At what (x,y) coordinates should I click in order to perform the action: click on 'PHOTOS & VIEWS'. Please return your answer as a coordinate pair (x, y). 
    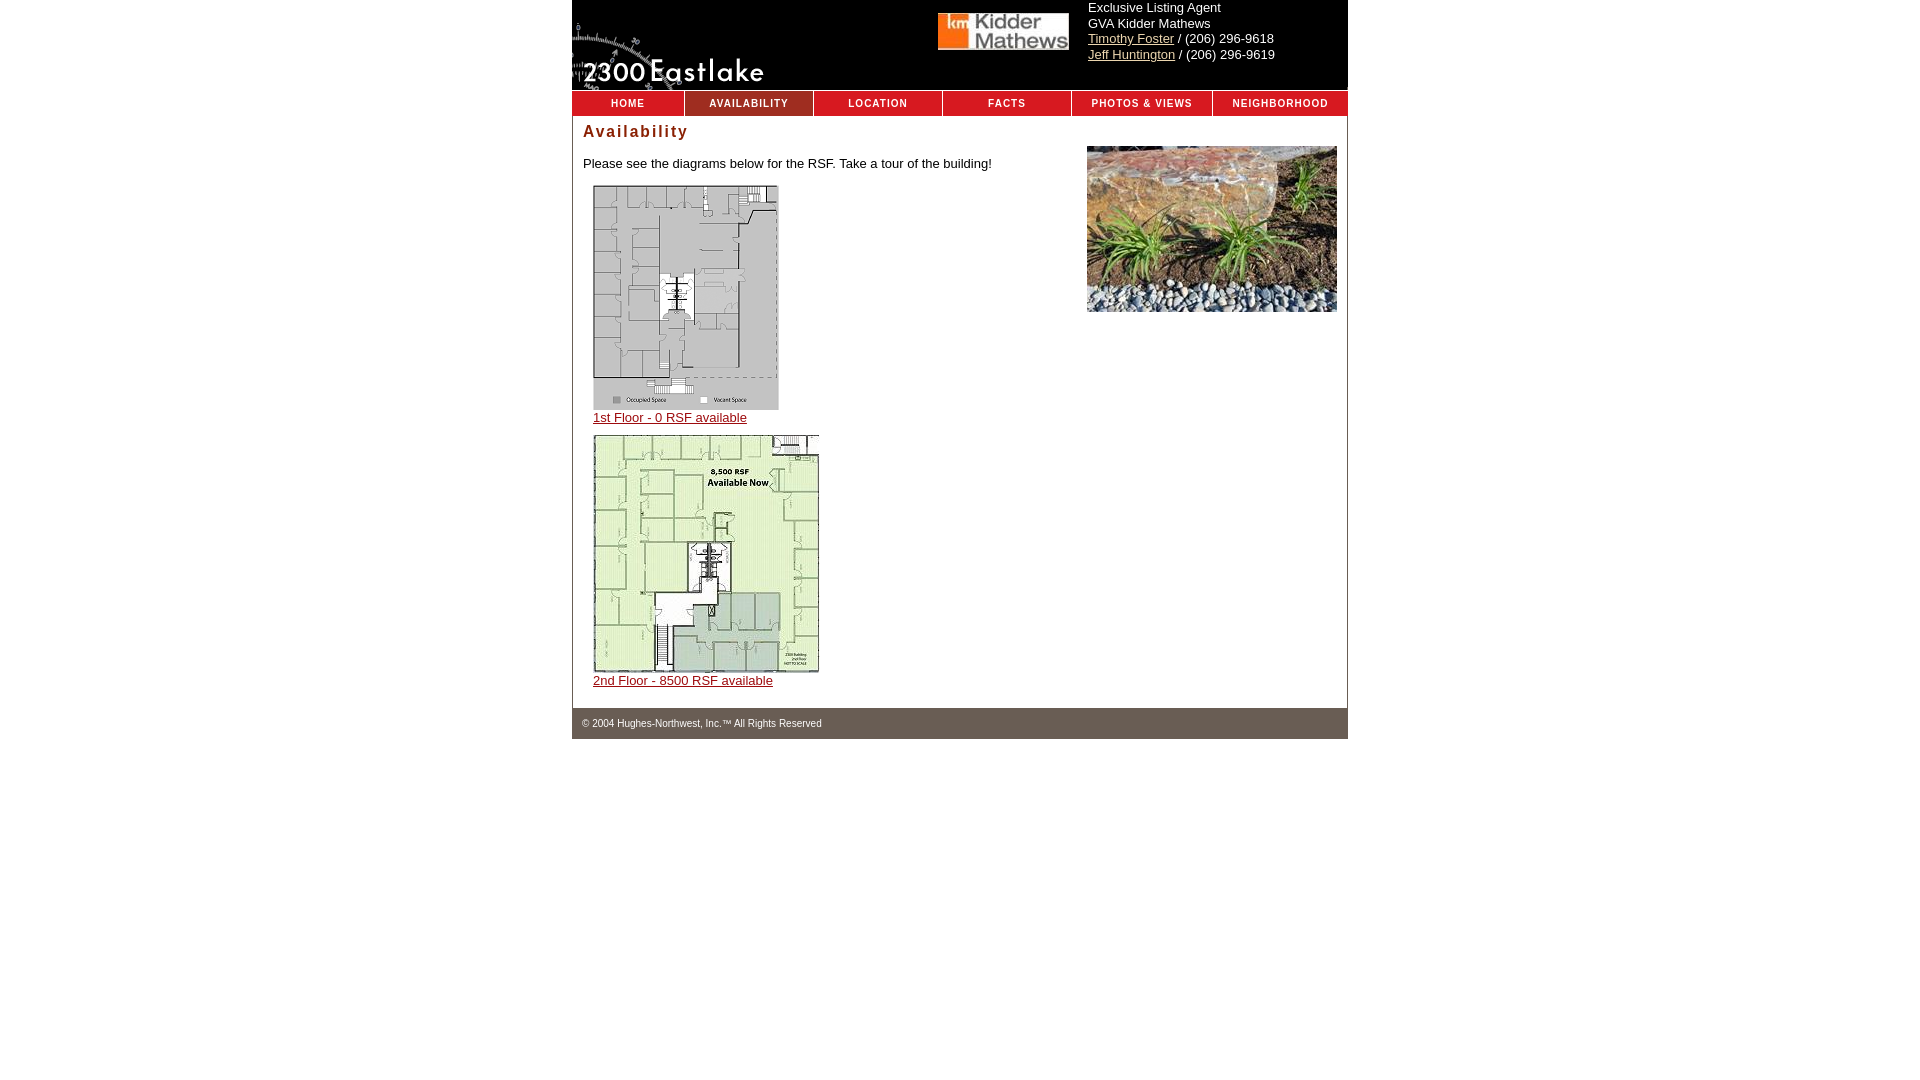
    Looking at the image, I should click on (1142, 103).